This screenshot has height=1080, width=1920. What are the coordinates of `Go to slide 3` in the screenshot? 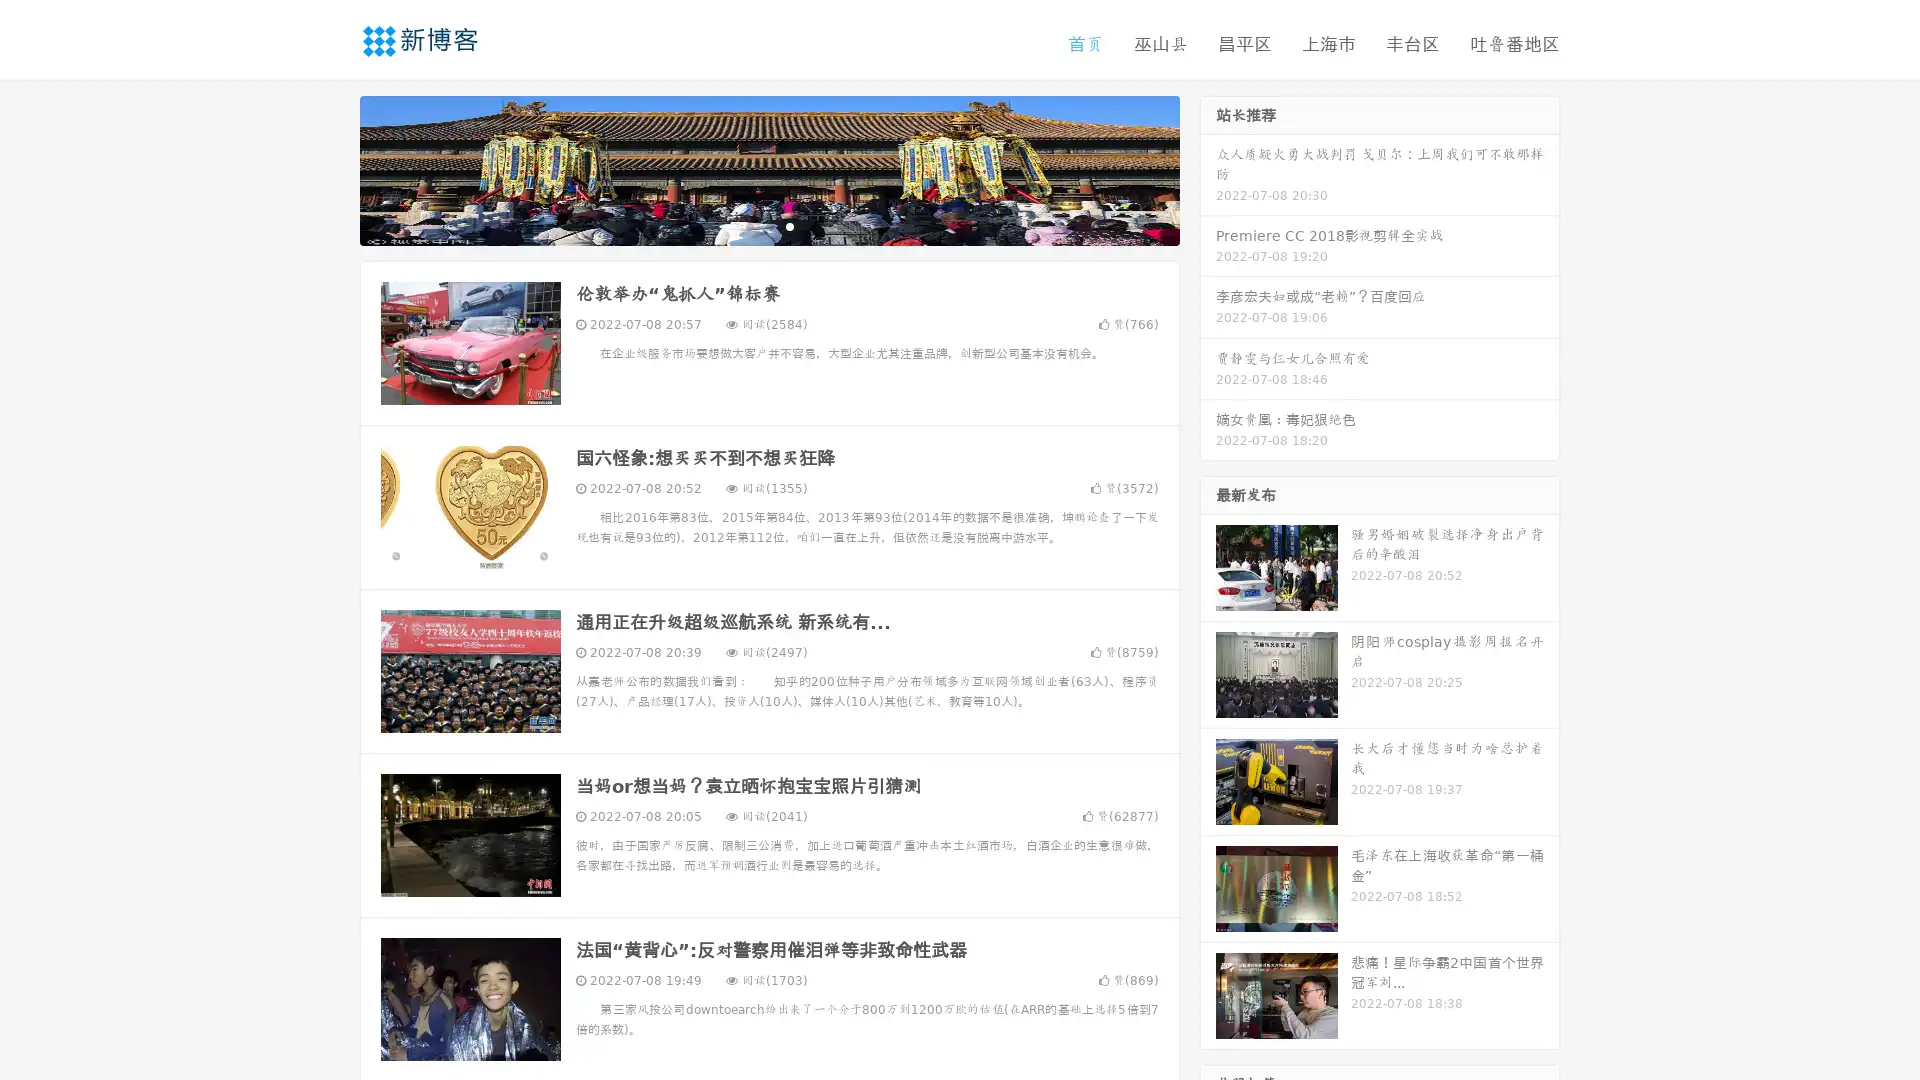 It's located at (789, 225).